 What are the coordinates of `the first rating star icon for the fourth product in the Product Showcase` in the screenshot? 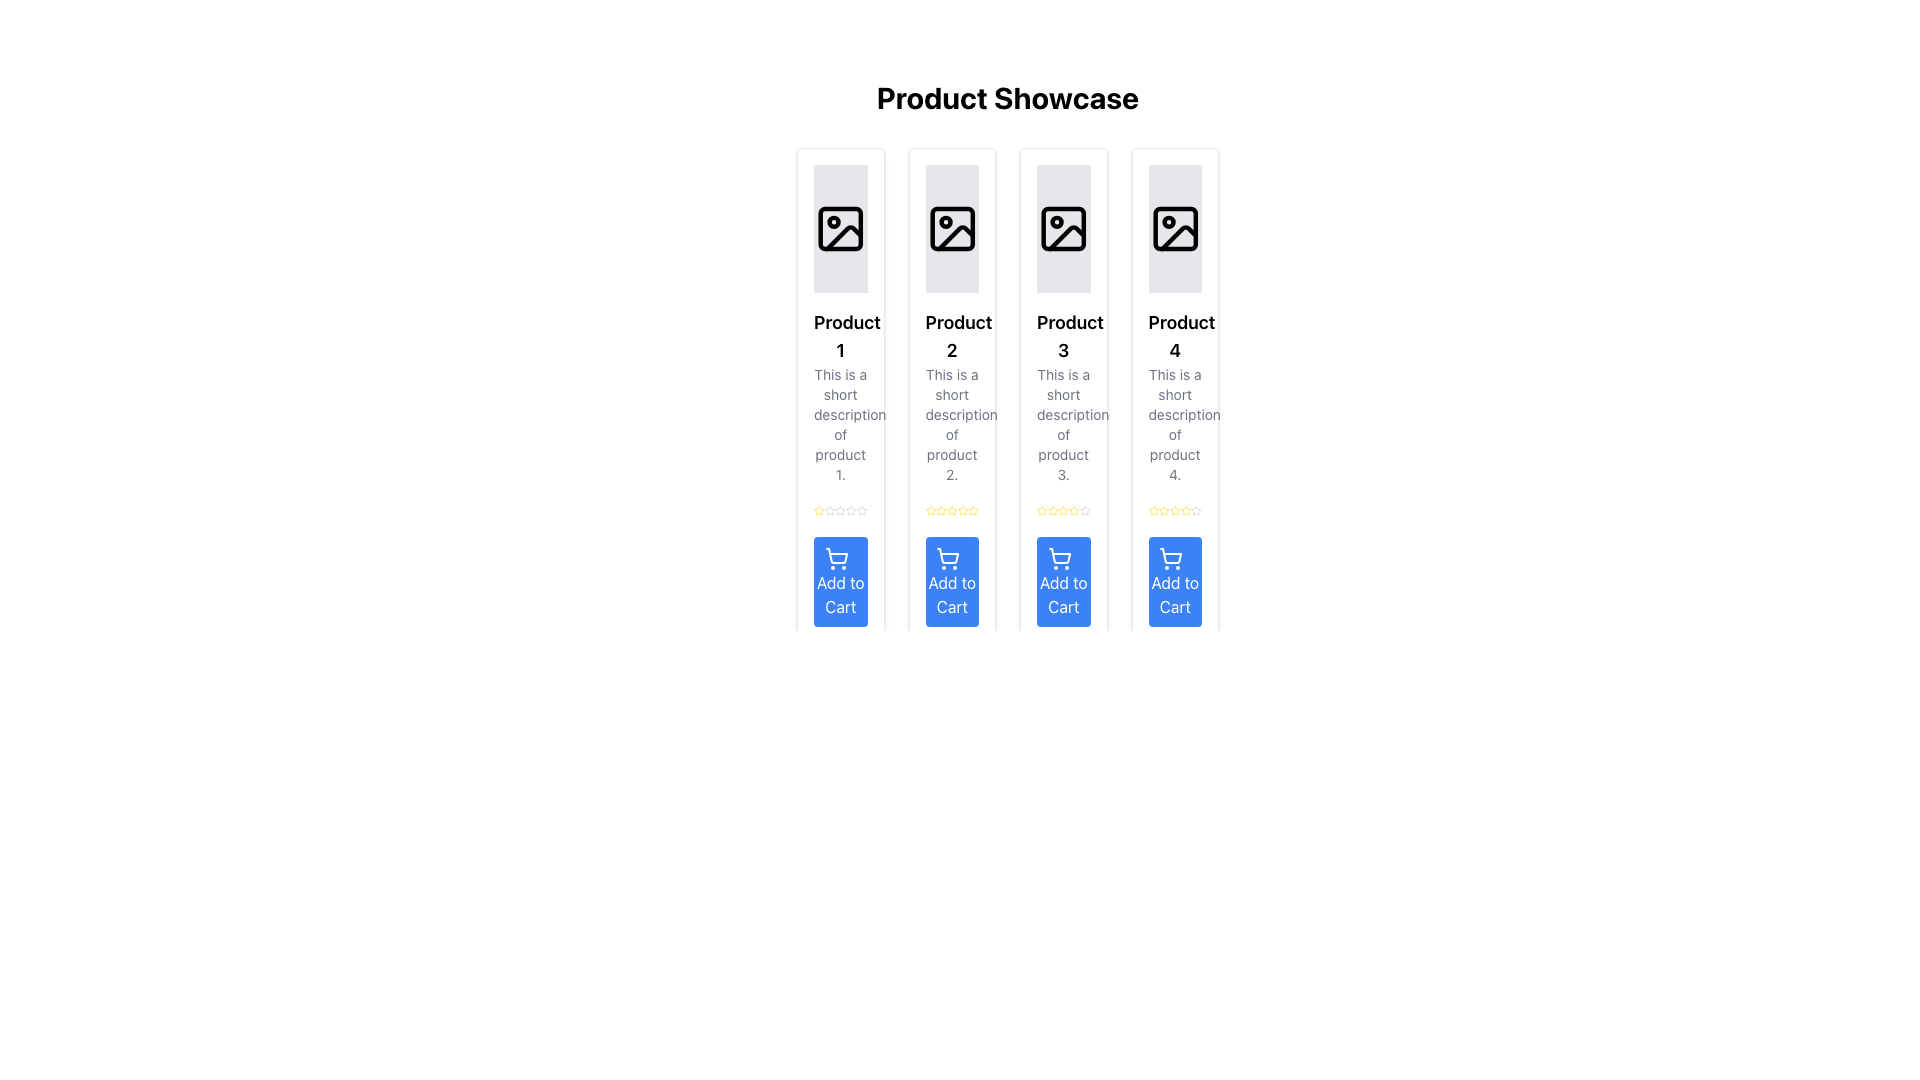 It's located at (1175, 509).